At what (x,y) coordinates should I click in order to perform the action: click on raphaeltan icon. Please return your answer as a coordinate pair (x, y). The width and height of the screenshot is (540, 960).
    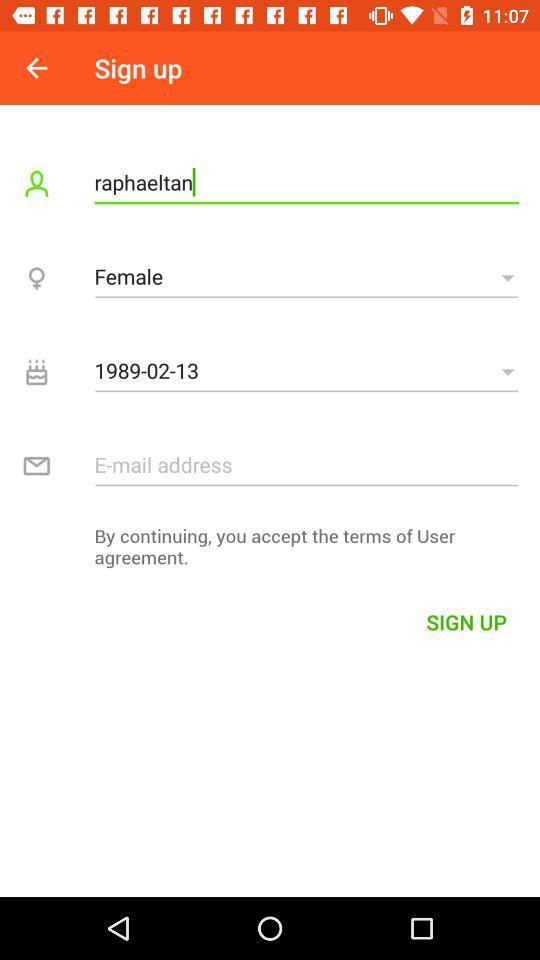
    Looking at the image, I should click on (306, 182).